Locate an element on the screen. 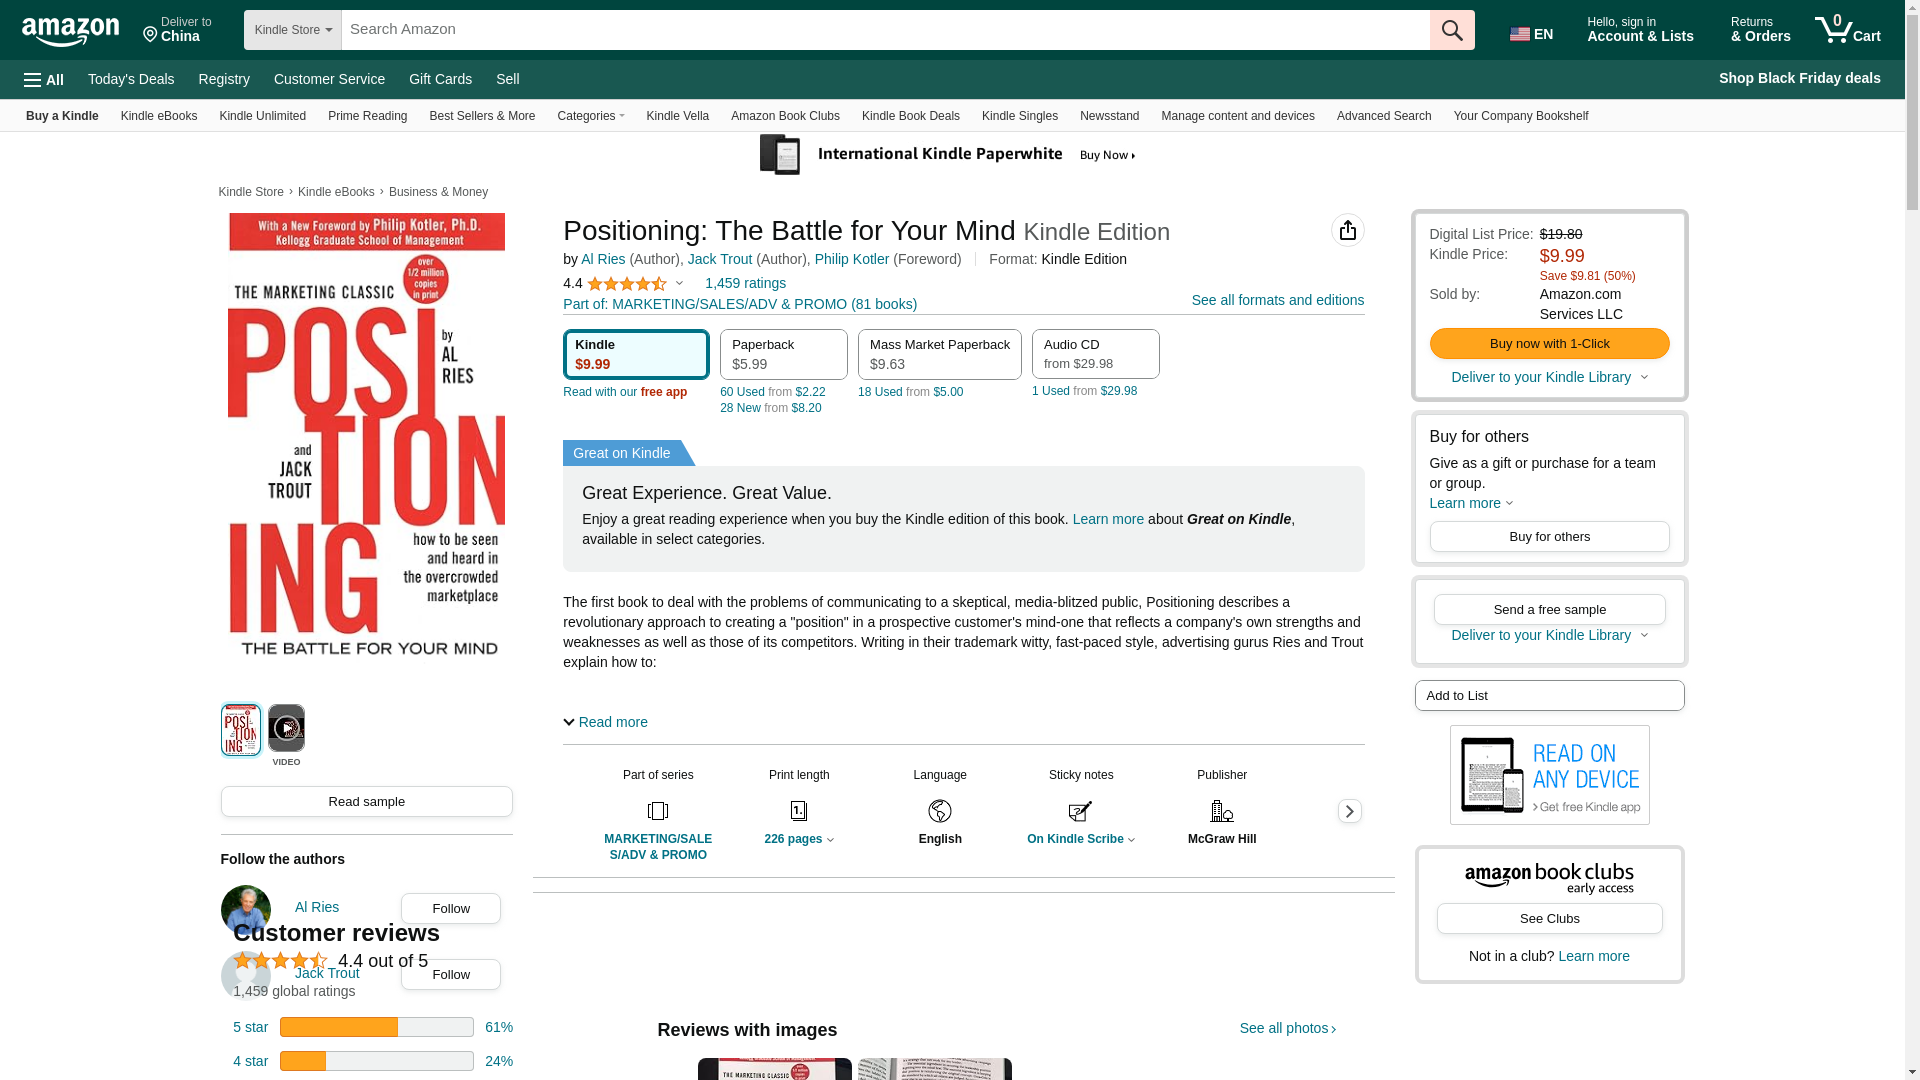 The height and width of the screenshot is (1080, 1920). 'Amazon Book Clubs' is located at coordinates (784, 115).